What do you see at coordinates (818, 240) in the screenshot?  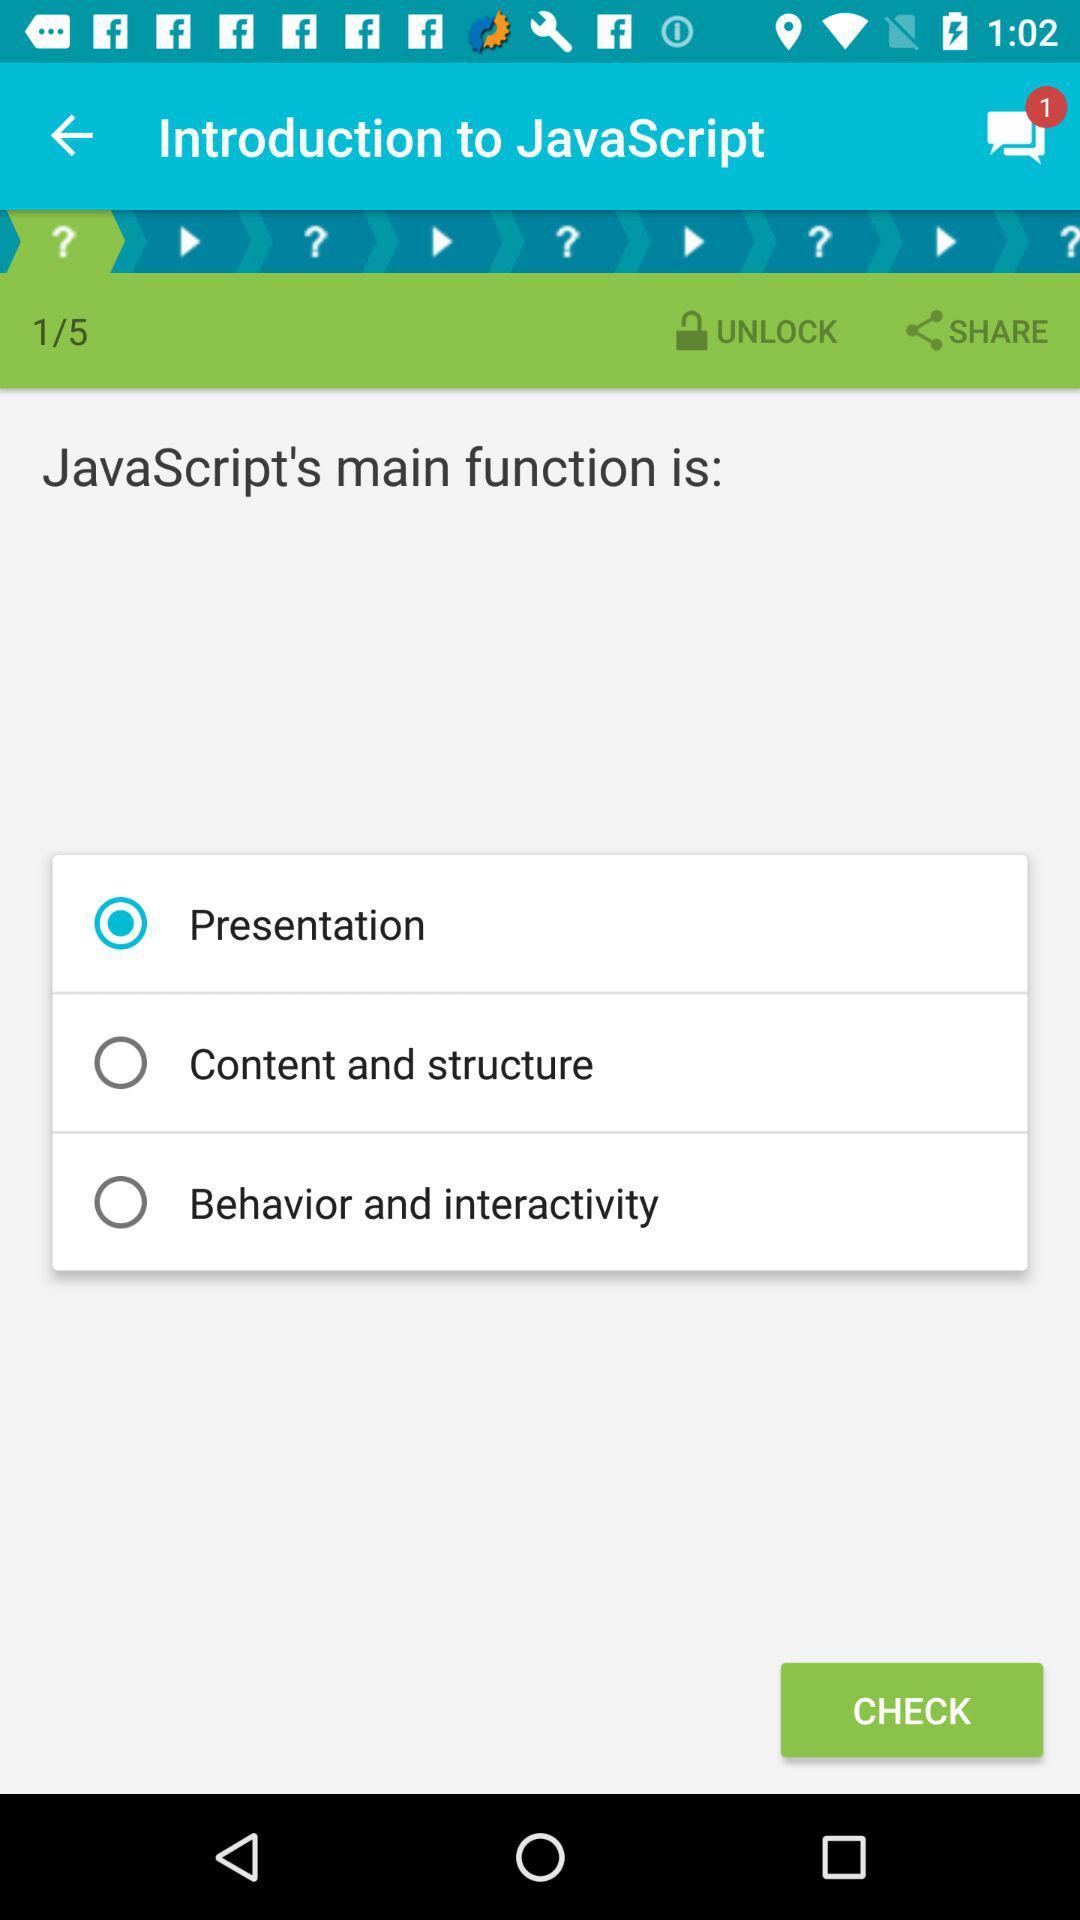 I see `question` at bounding box center [818, 240].